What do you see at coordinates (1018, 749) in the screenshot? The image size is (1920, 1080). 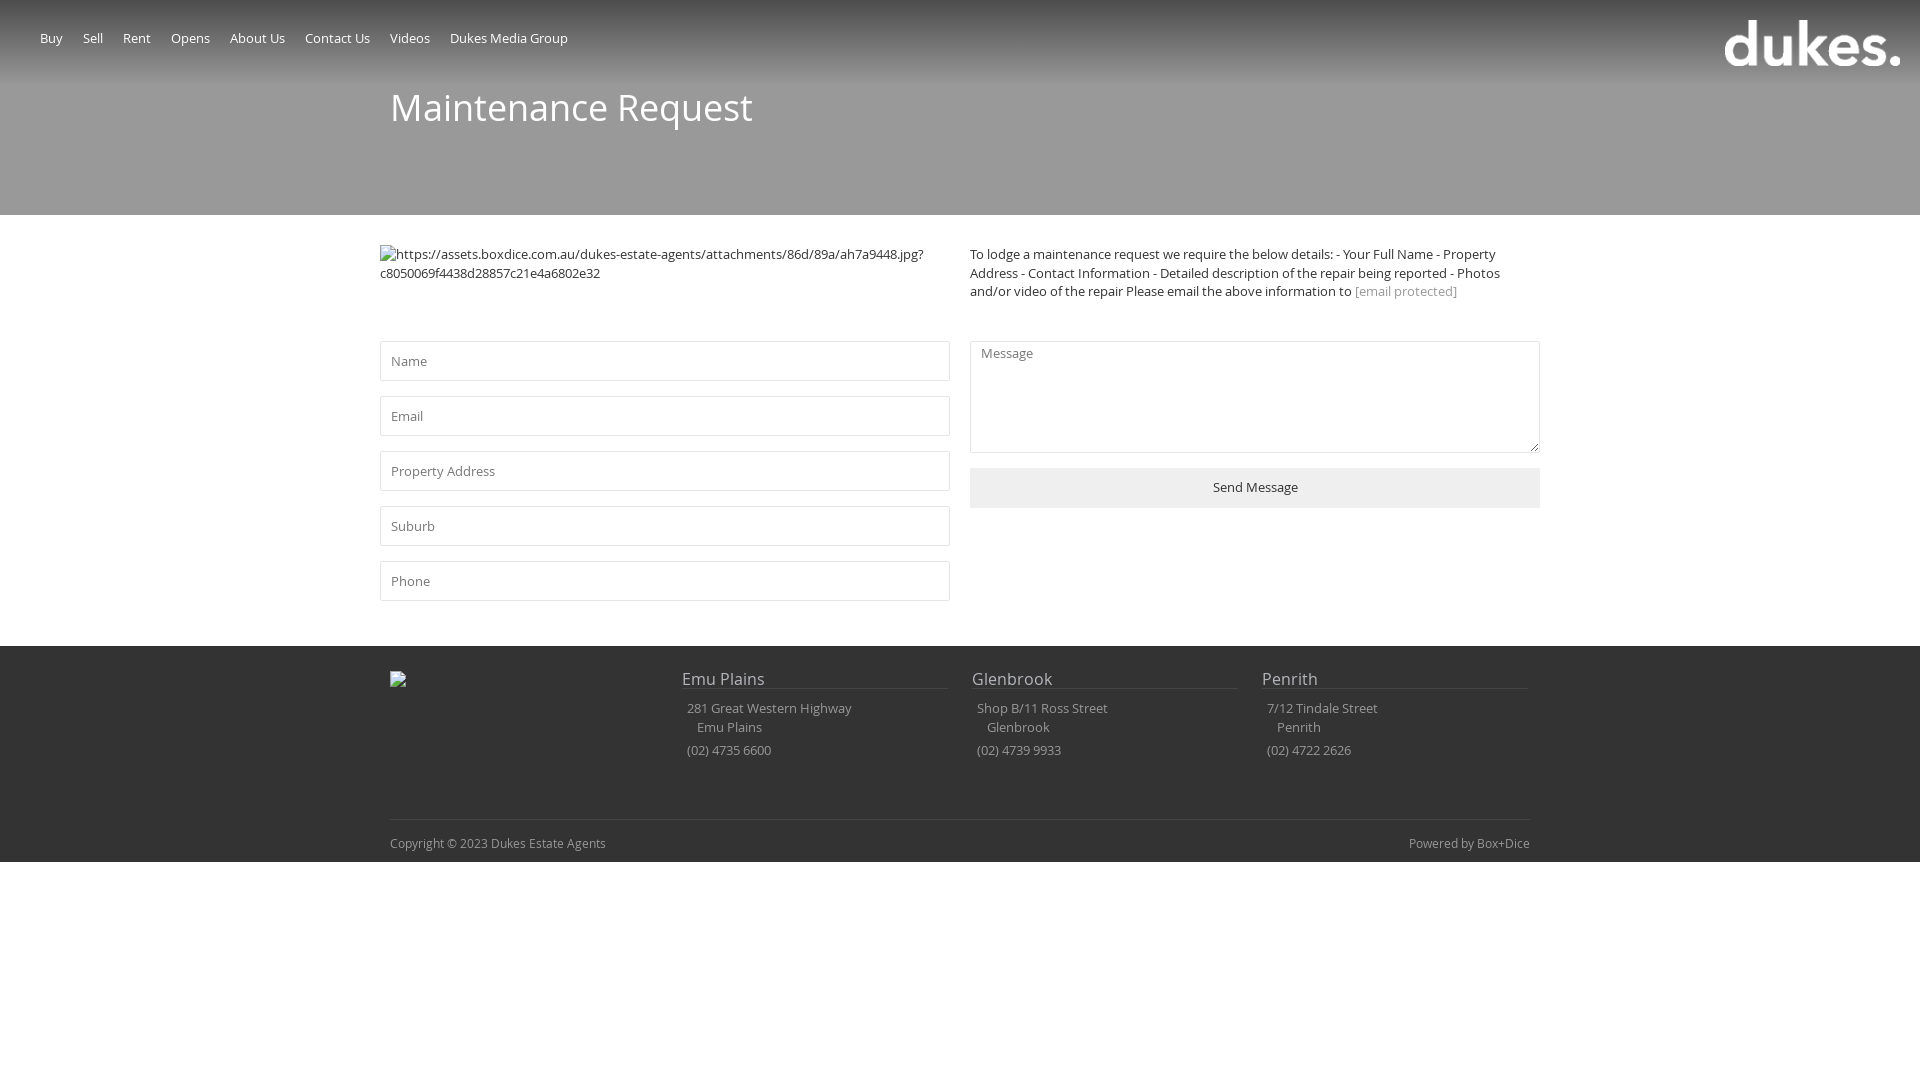 I see `'(02) 4739 9933'` at bounding box center [1018, 749].